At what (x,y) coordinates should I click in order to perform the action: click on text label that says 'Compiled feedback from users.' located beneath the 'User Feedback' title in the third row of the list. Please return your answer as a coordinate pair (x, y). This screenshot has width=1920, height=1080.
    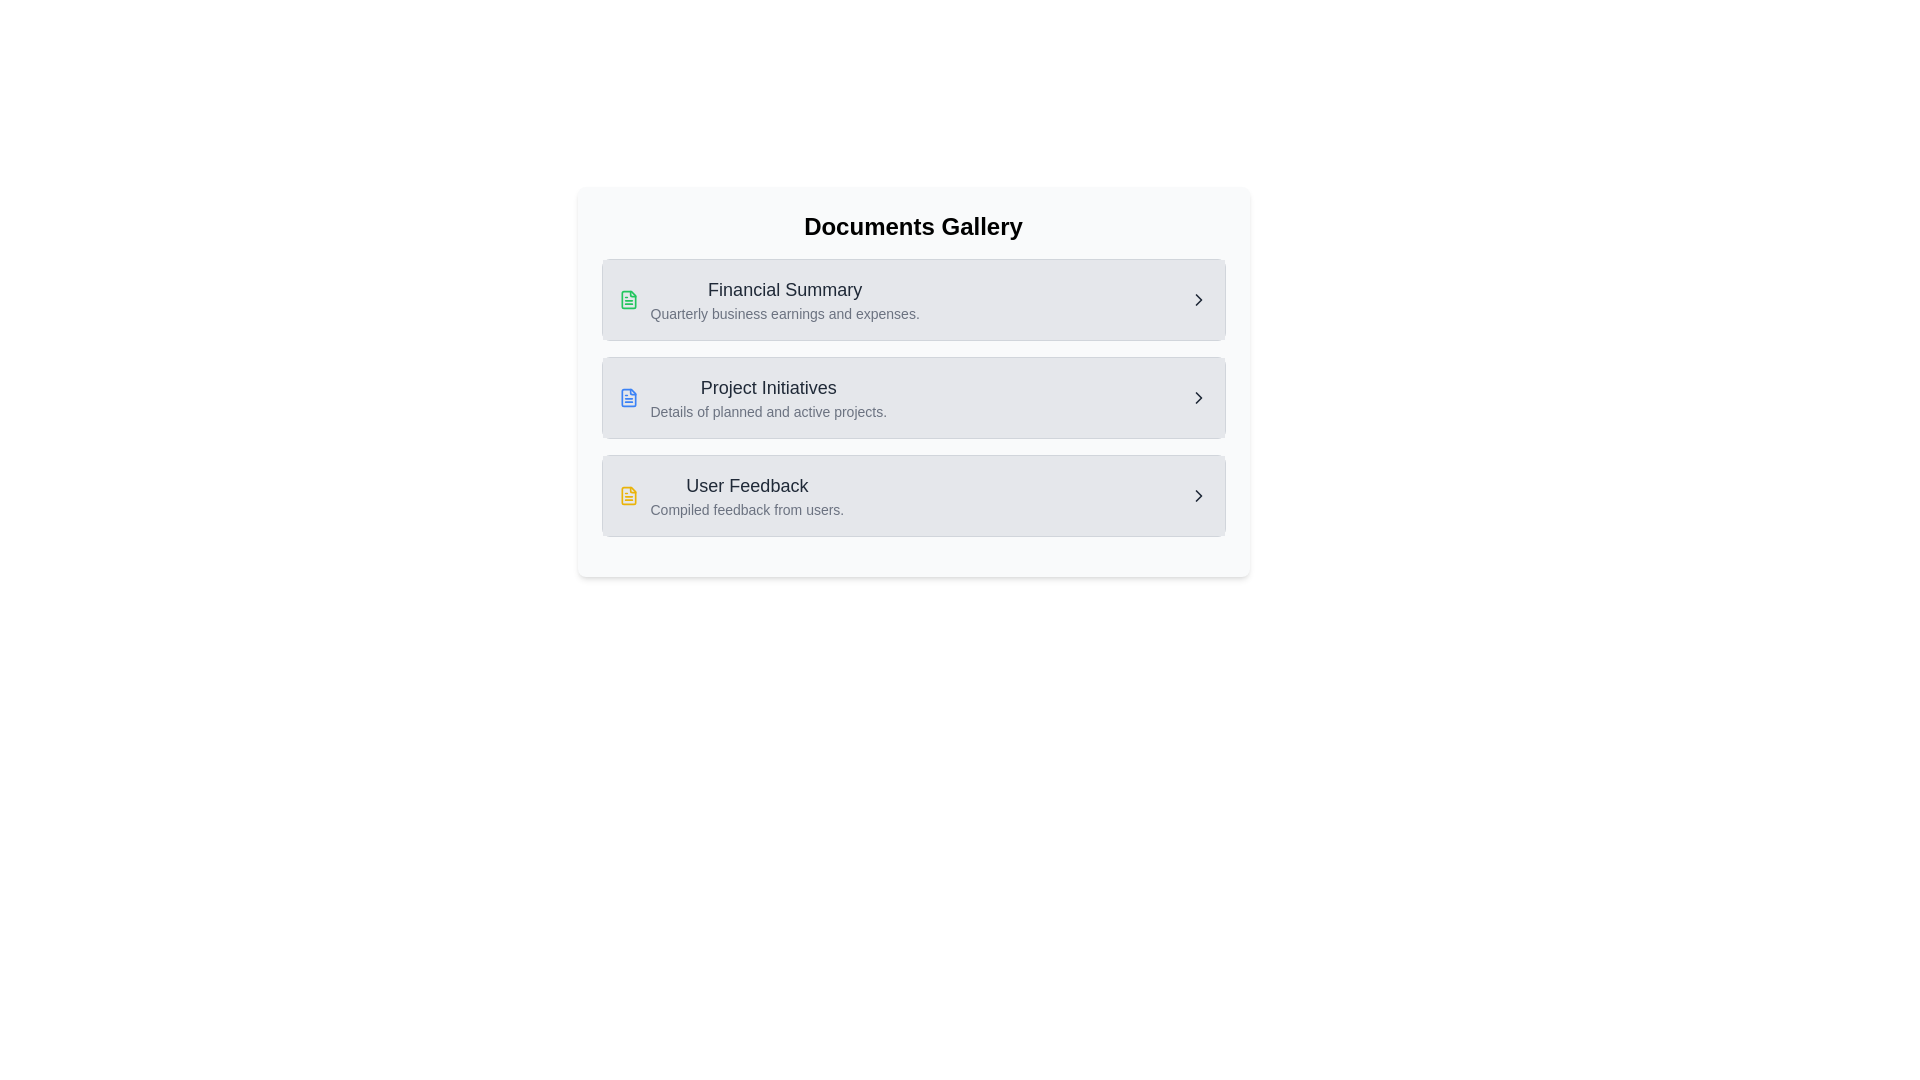
    Looking at the image, I should click on (746, 508).